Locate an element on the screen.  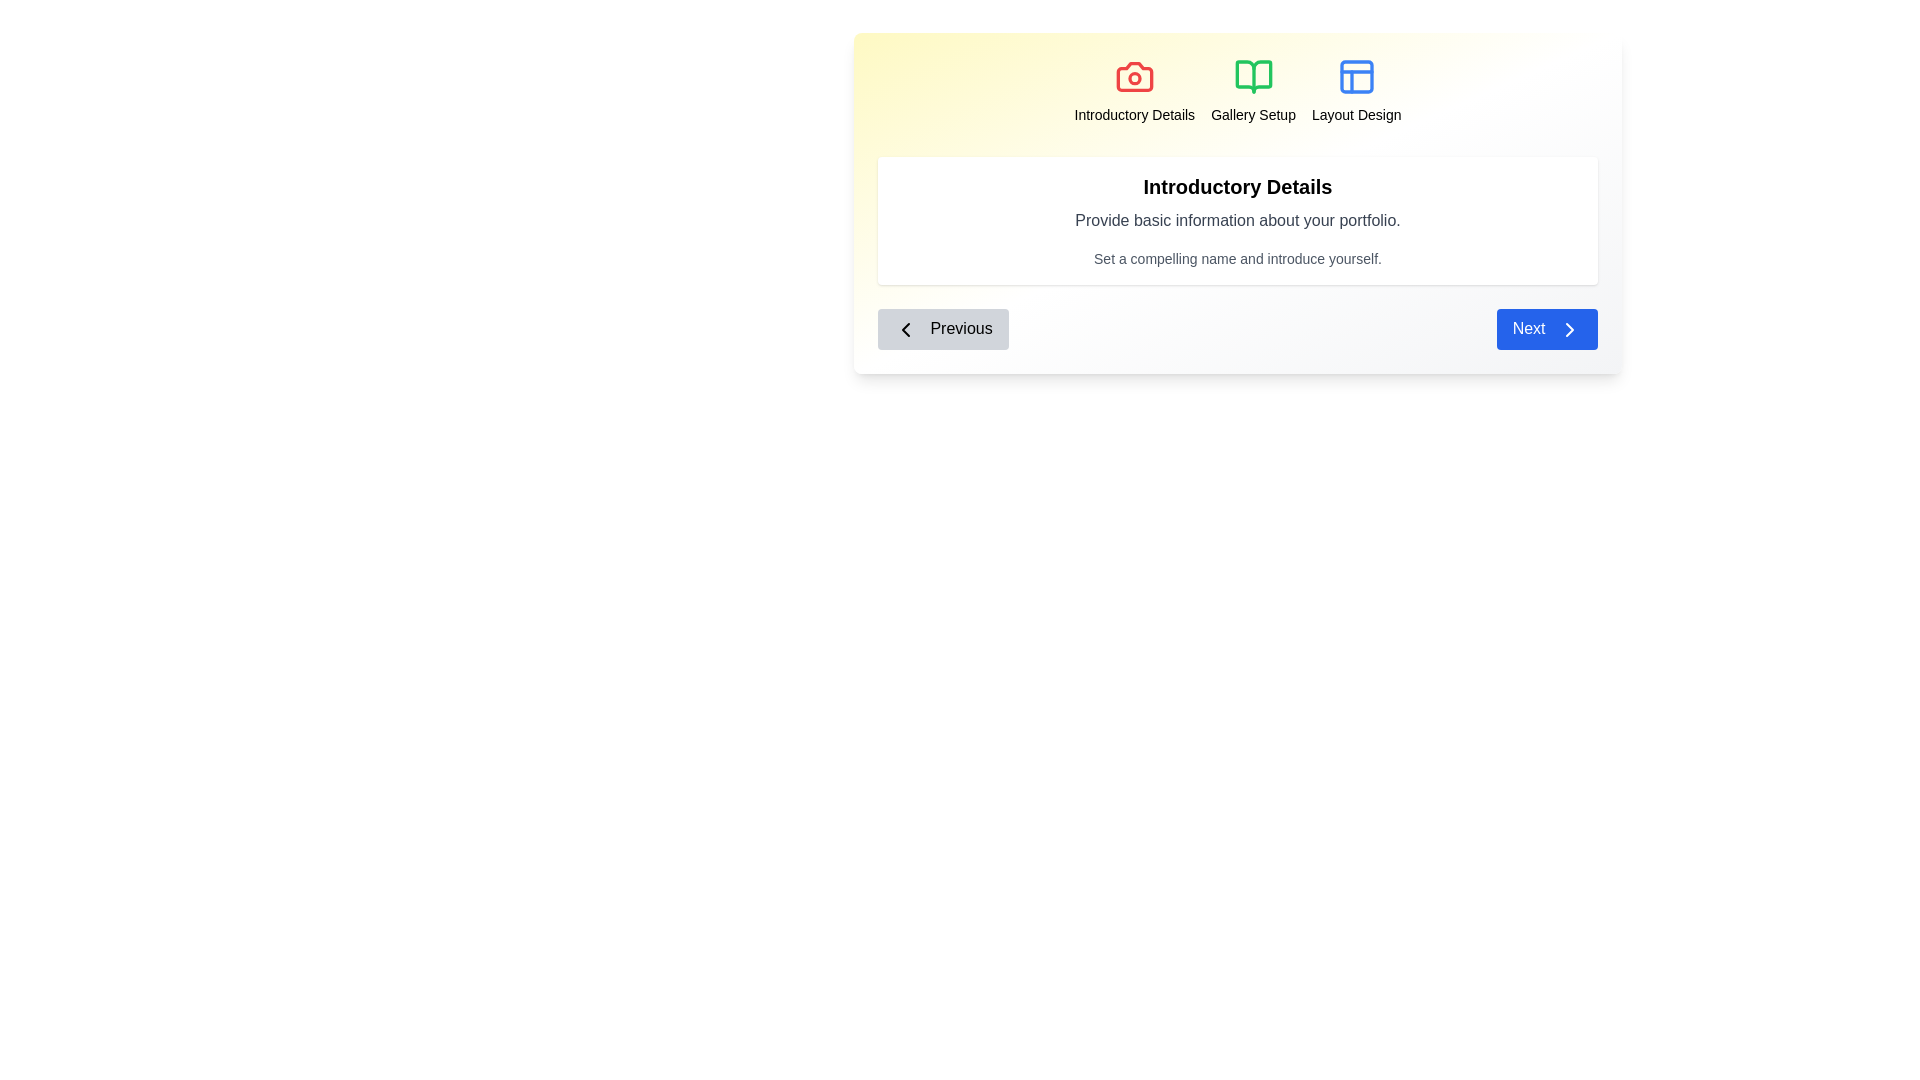
the rectangular 'Next' button with a blue background and white text to proceed is located at coordinates (1546, 328).